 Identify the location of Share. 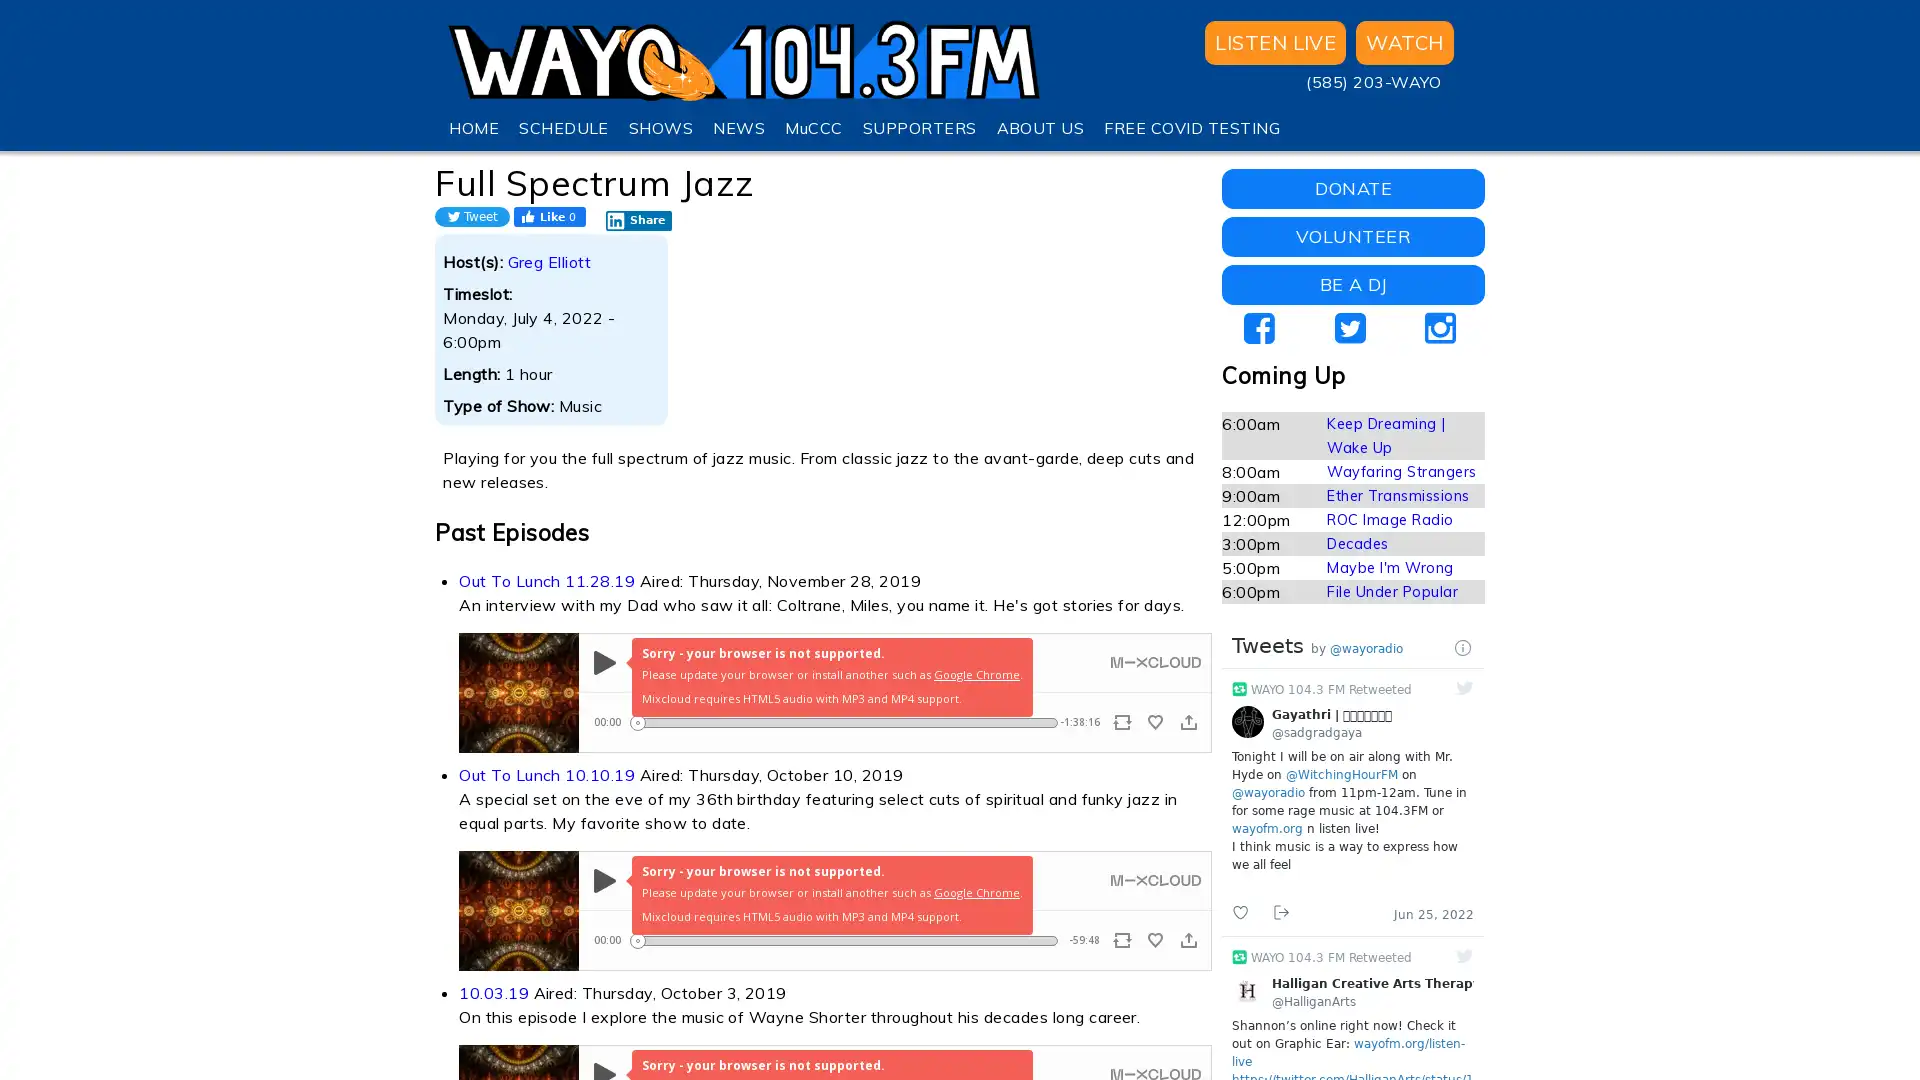
(637, 219).